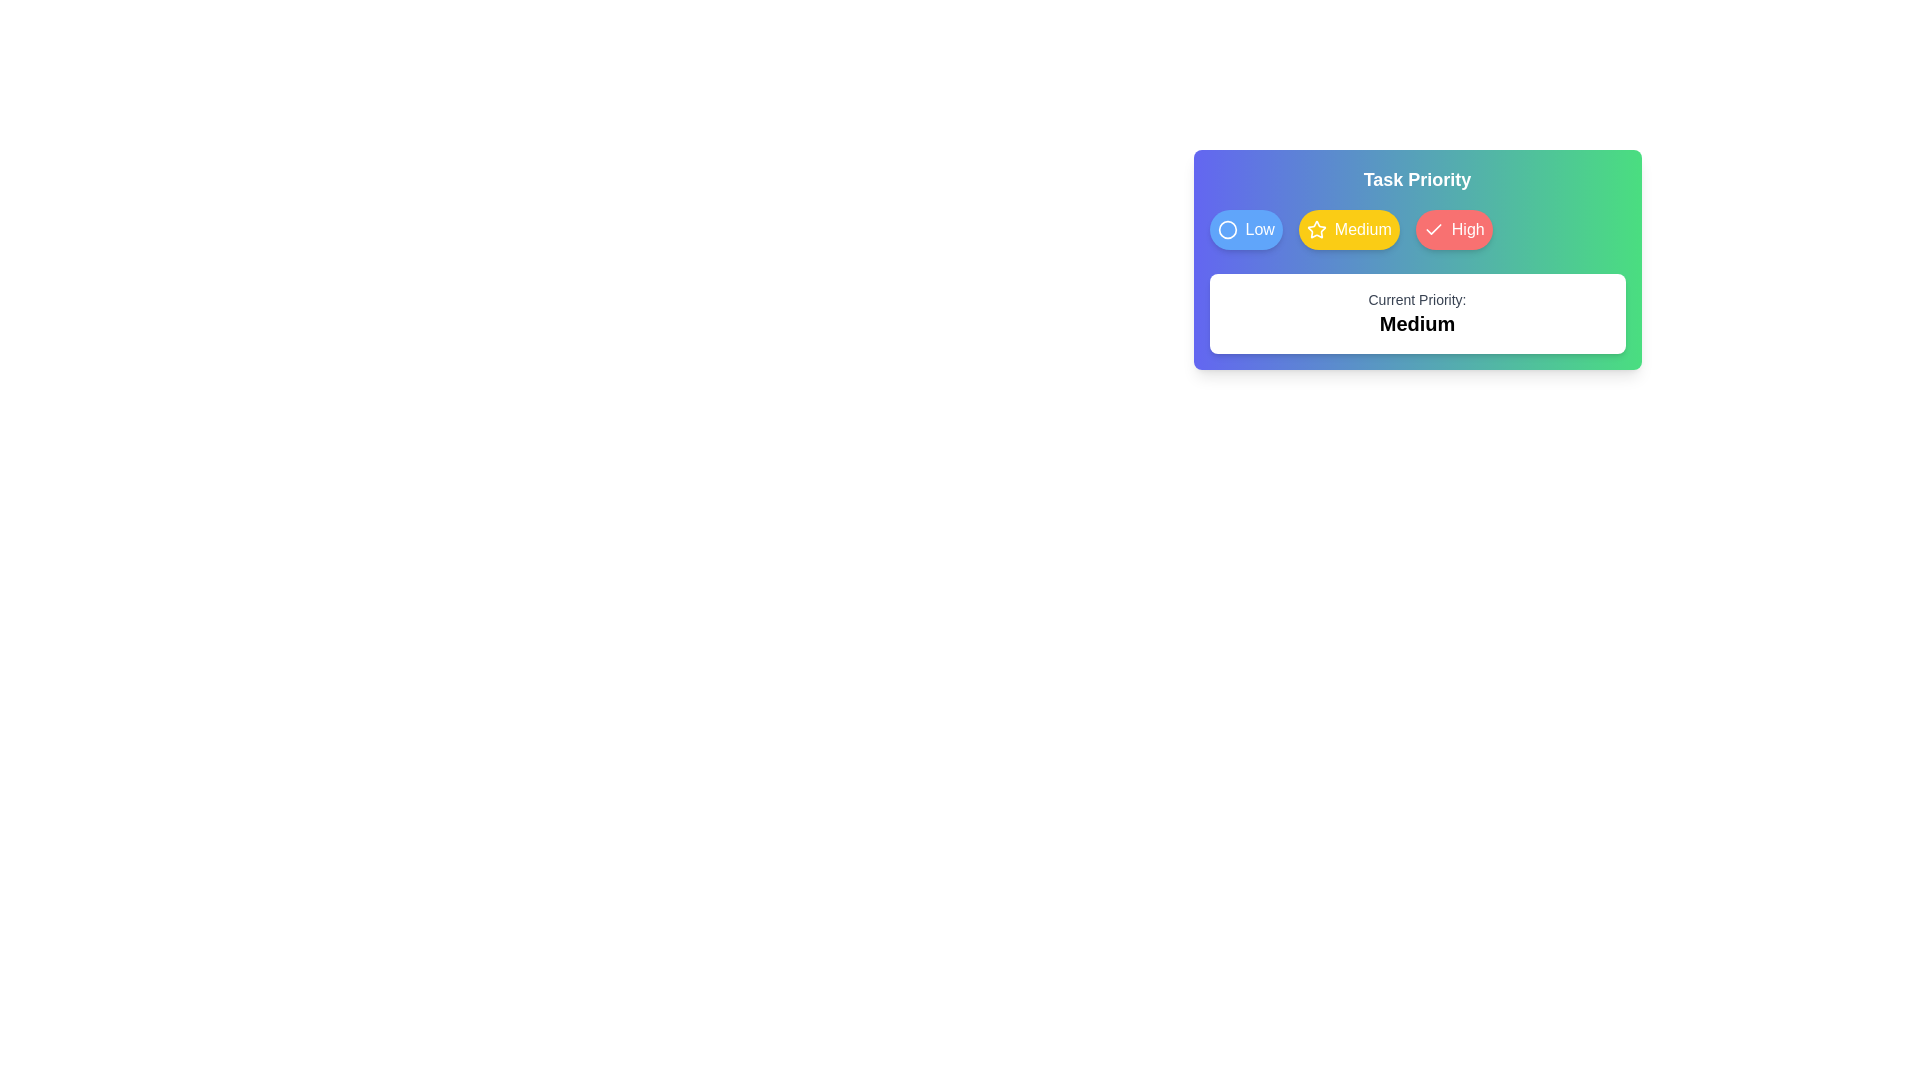 Image resolution: width=1920 pixels, height=1080 pixels. What do you see at coordinates (1259, 229) in the screenshot?
I see `'Low' priority level text label located within the blue button in the top-left quadrant of the priority selection interface` at bounding box center [1259, 229].